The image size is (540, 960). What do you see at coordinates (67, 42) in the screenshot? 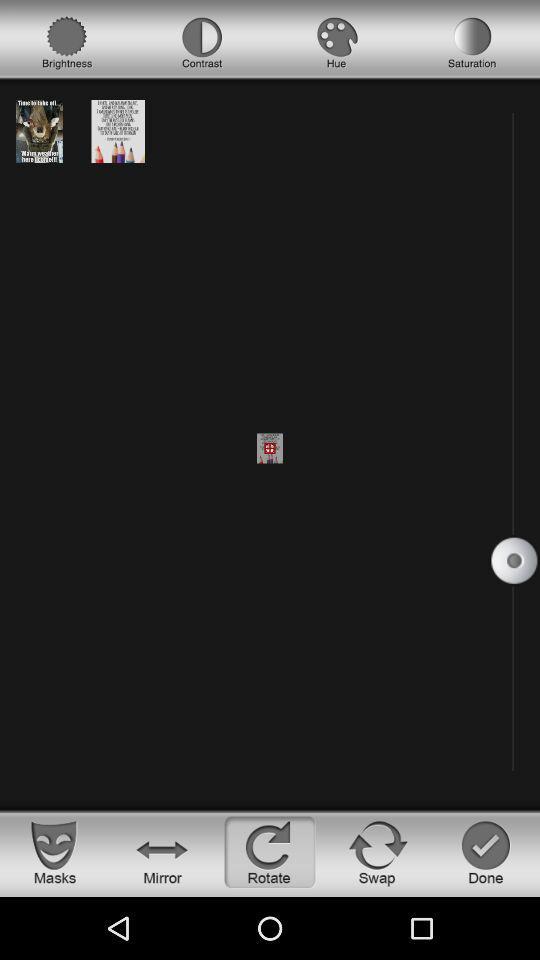
I see `adjust the brightness` at bounding box center [67, 42].